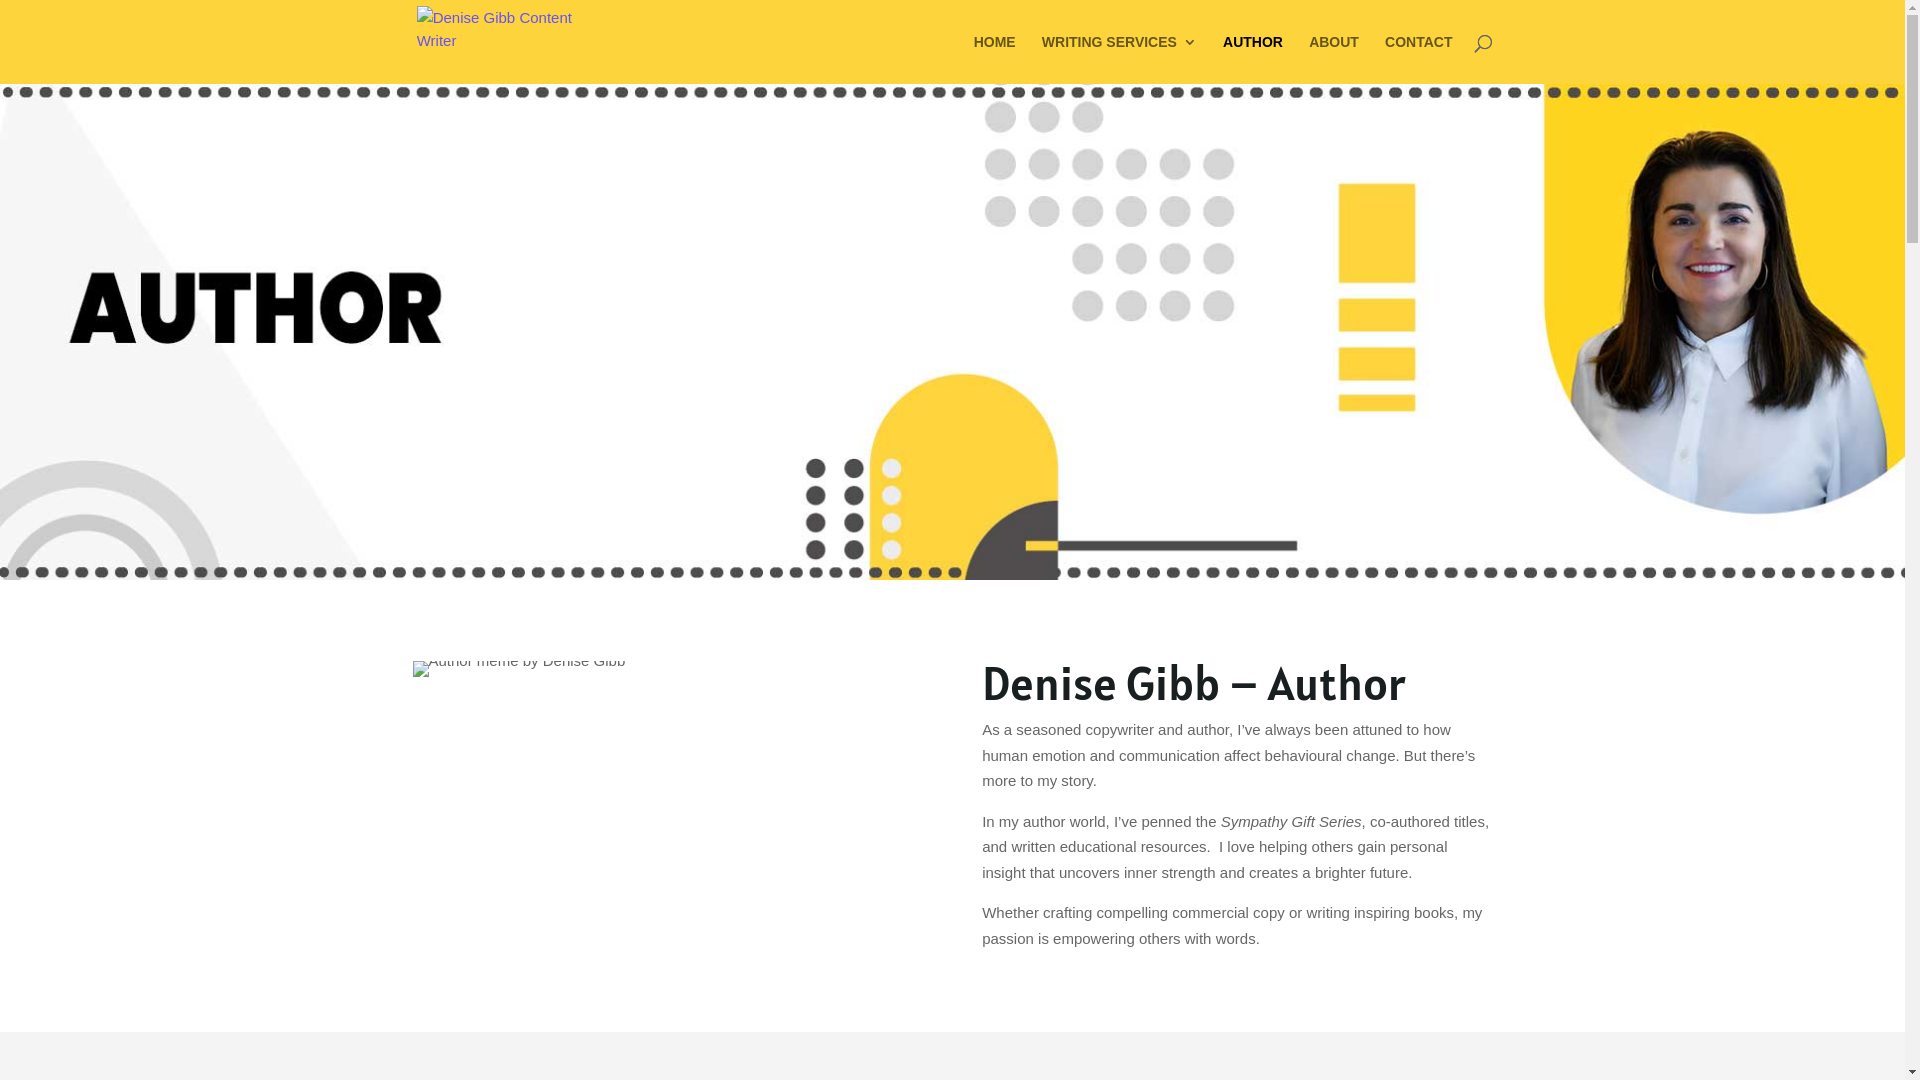 The height and width of the screenshot is (1080, 1920). Describe the element at coordinates (1222, 58) in the screenshot. I see `'AUTHOR'` at that location.